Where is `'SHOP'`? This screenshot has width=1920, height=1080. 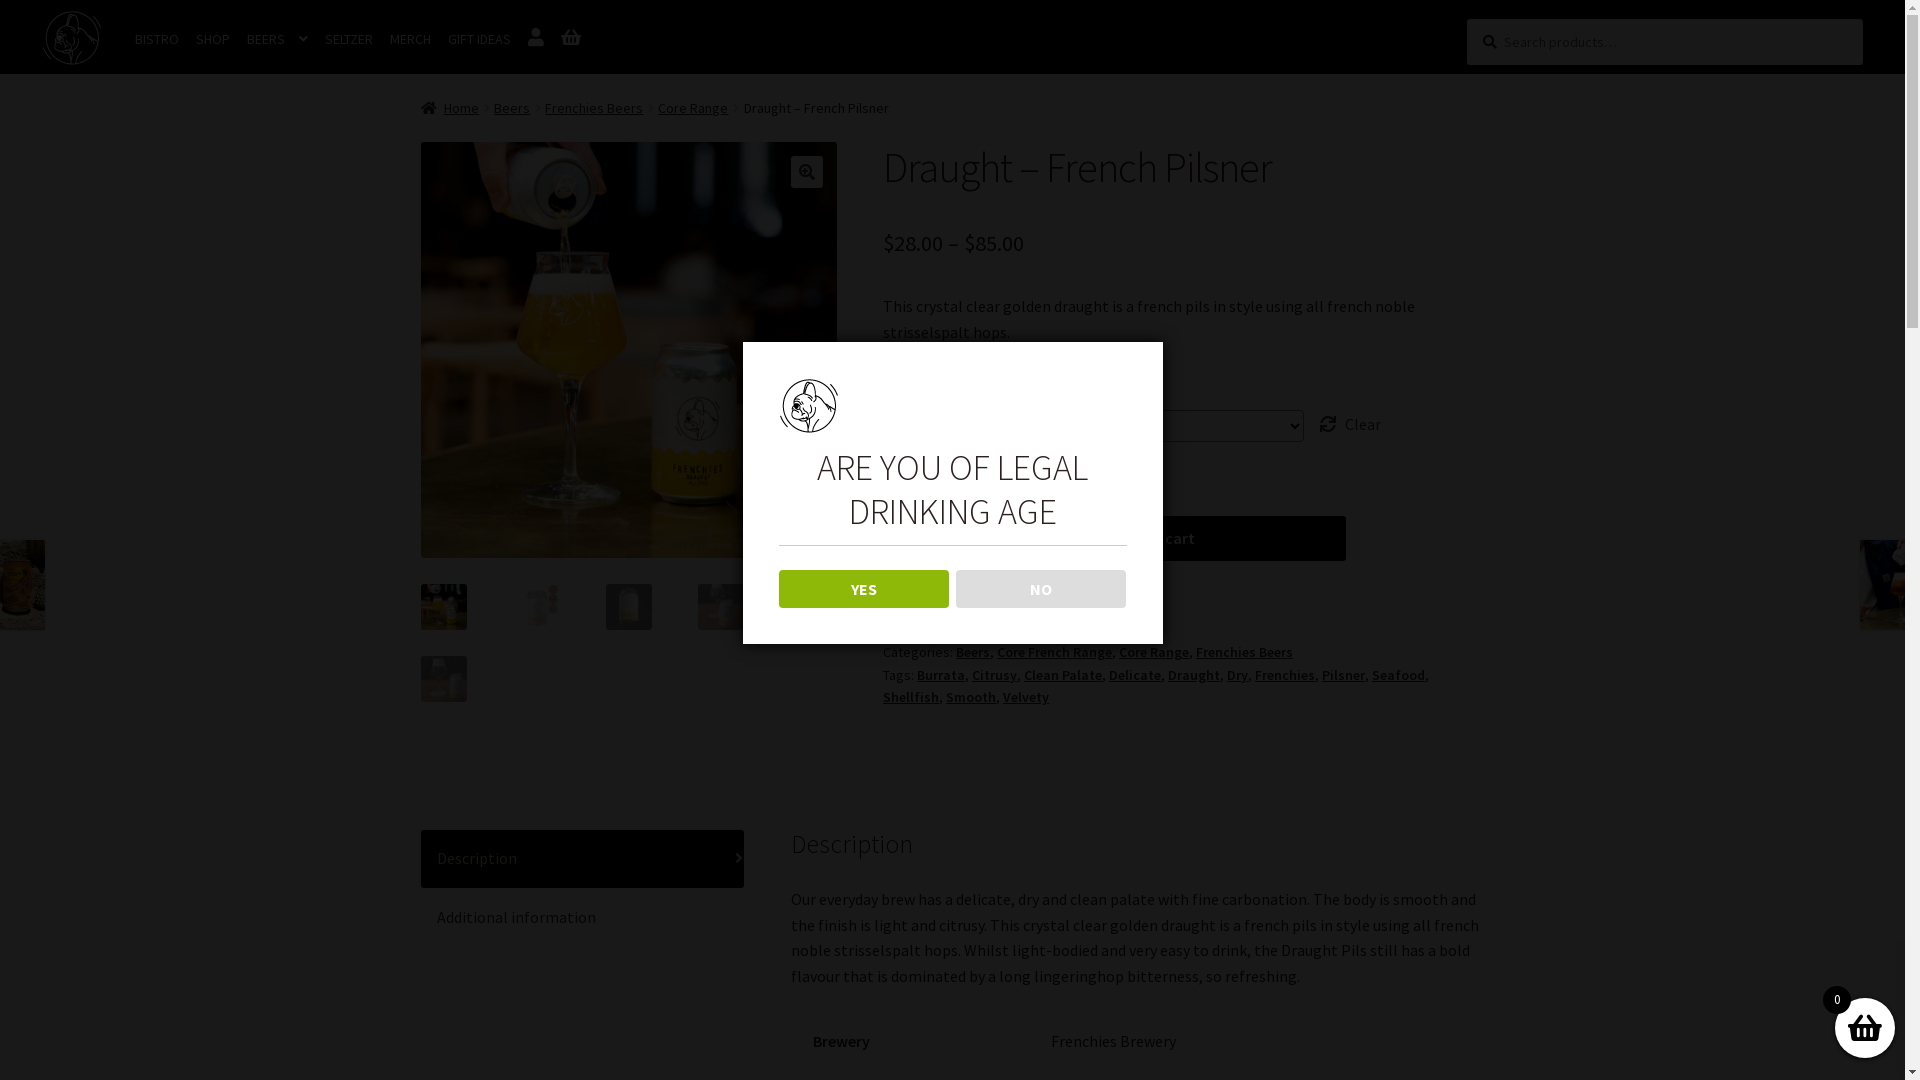
'SHOP' is located at coordinates (188, 39).